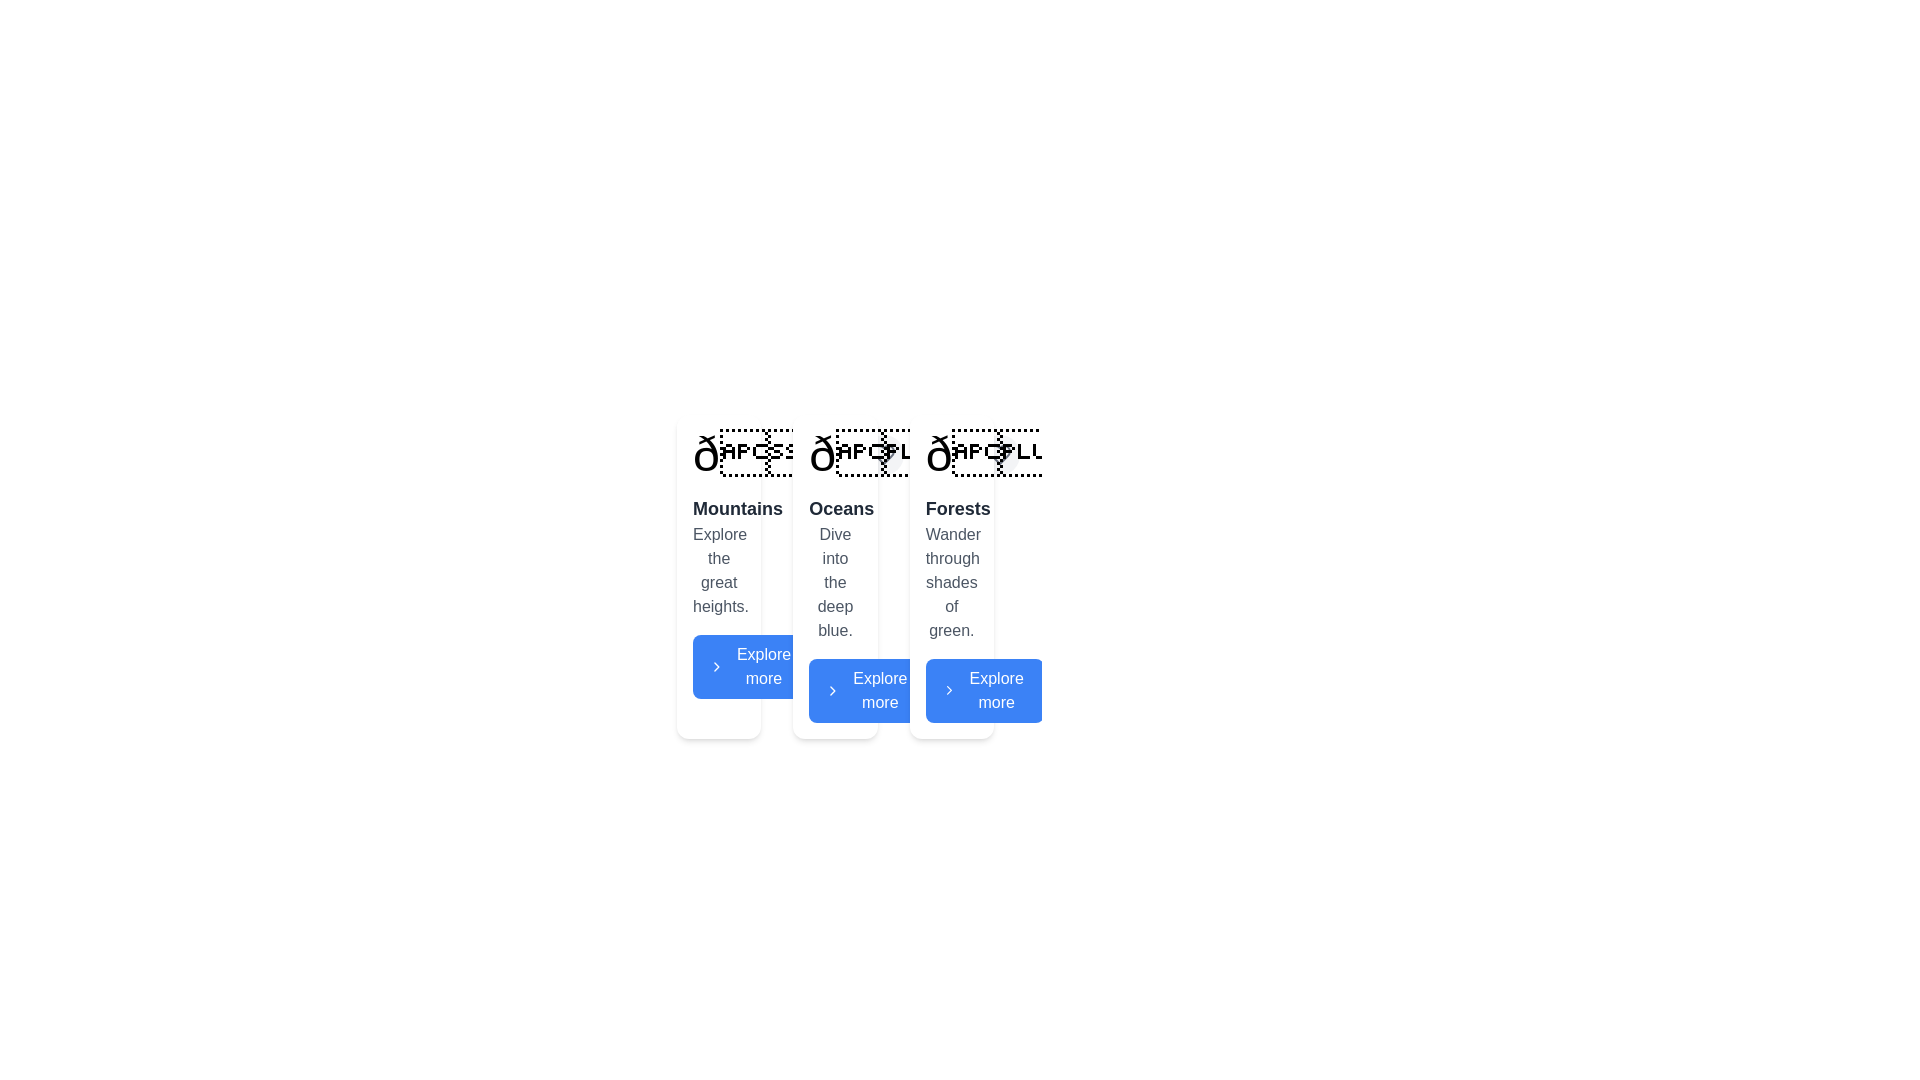  I want to click on the 'Explore more' button with a bright blue background and white text, so click(868, 689).